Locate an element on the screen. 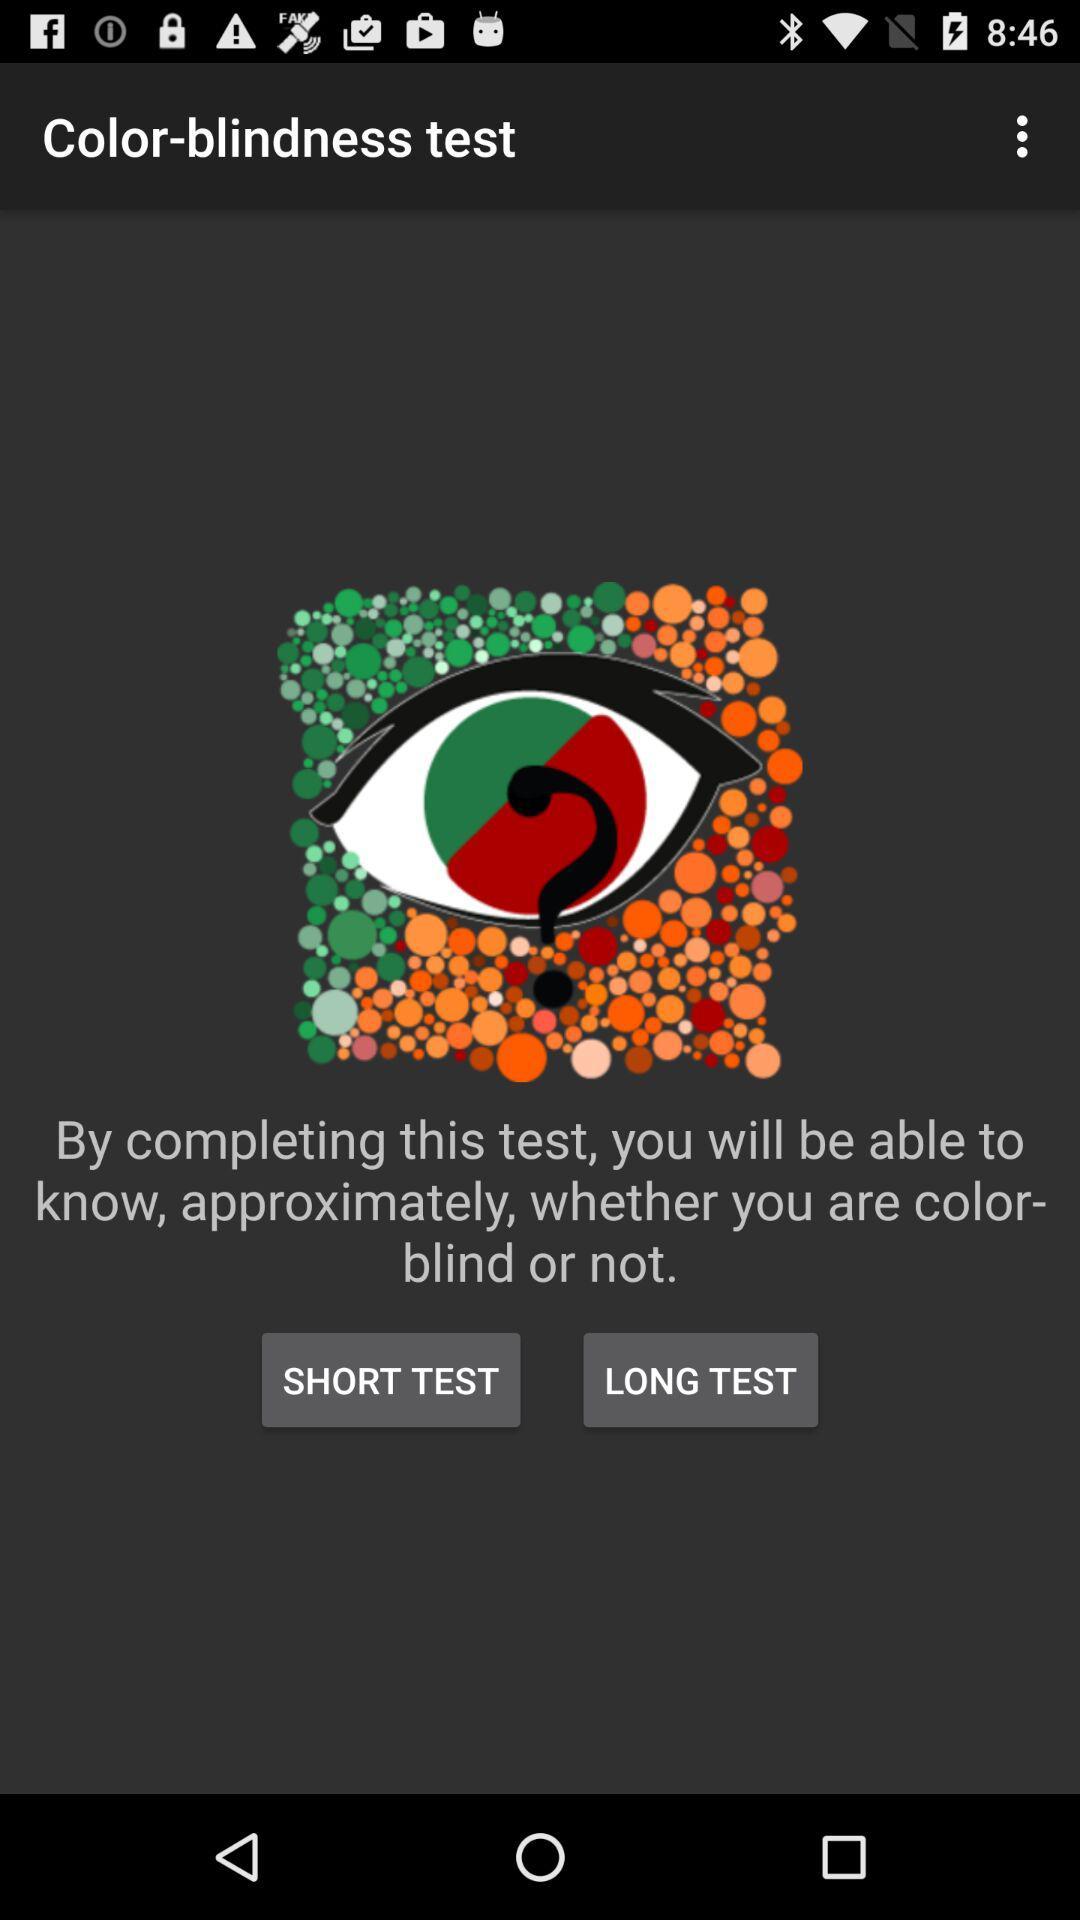 Image resolution: width=1080 pixels, height=1920 pixels. the icon next to long test icon is located at coordinates (391, 1379).